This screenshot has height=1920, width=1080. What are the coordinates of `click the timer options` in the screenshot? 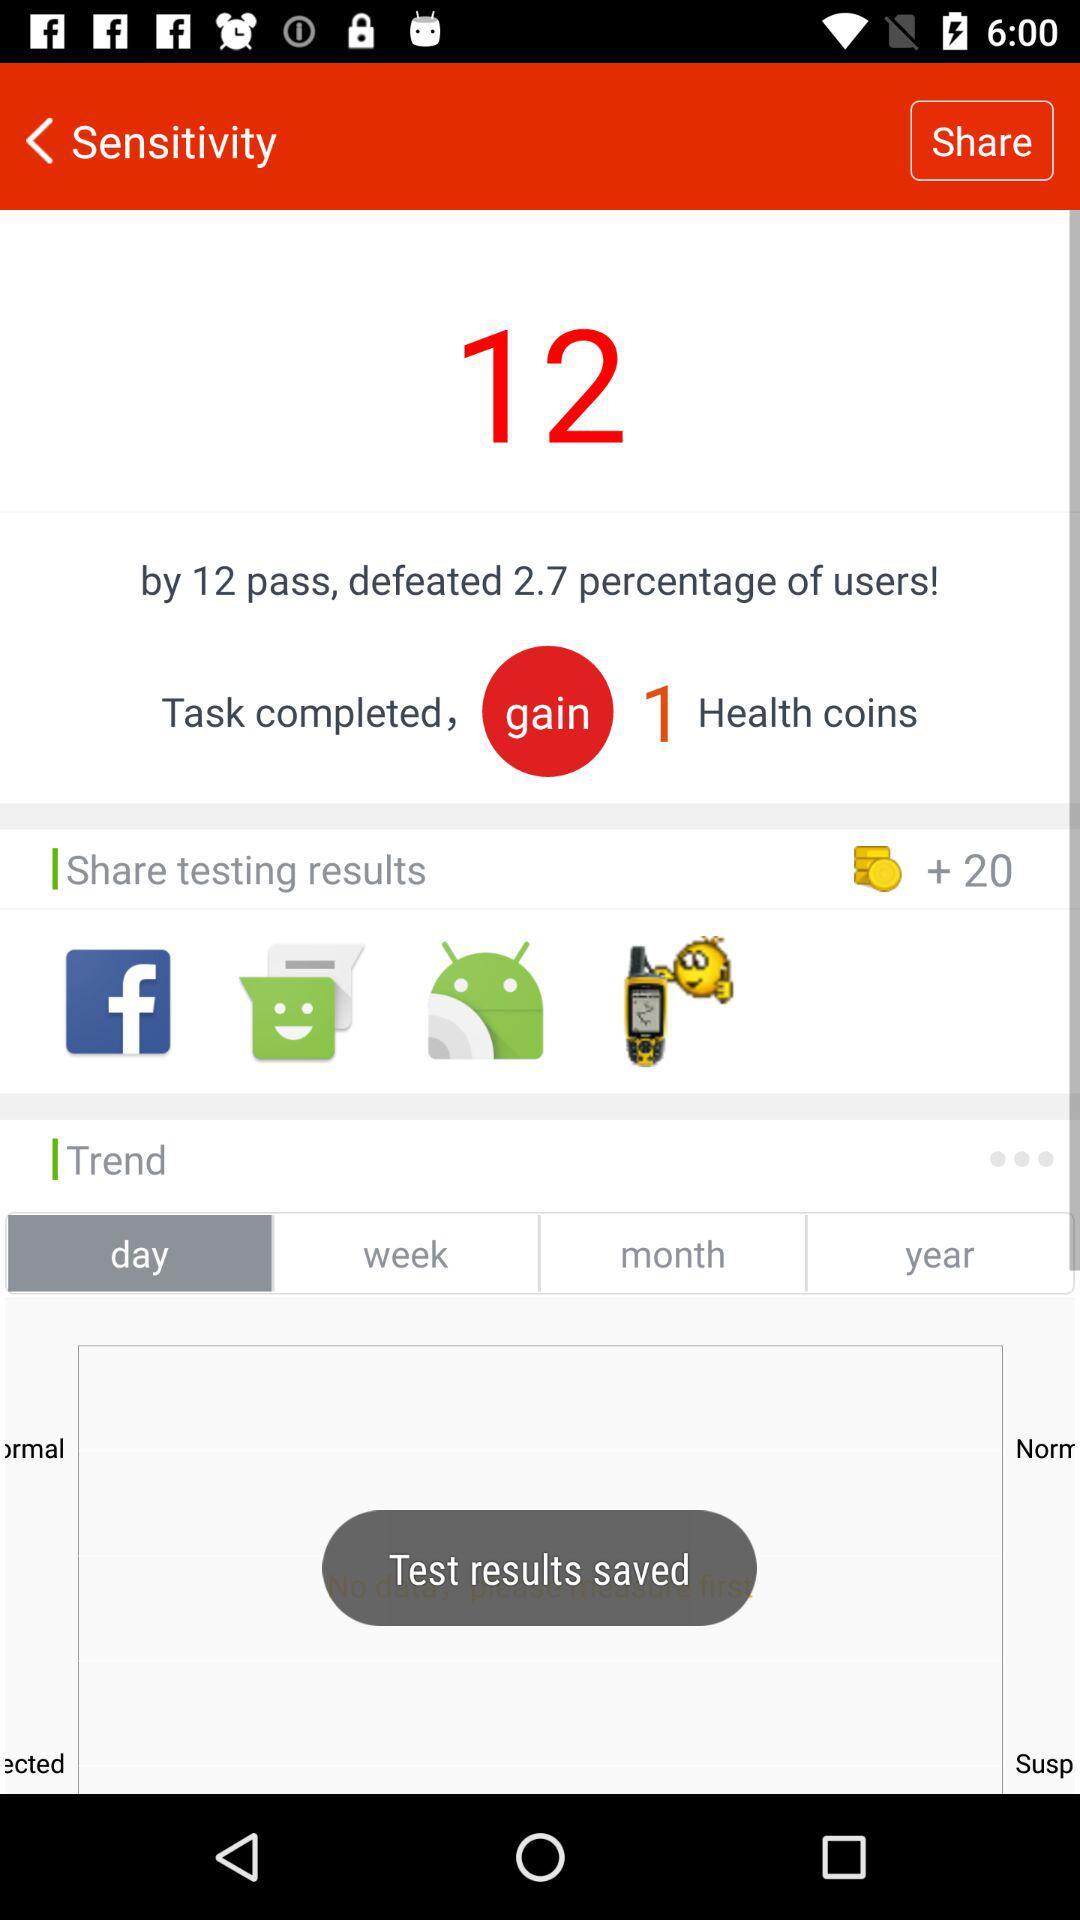 It's located at (669, 1001).